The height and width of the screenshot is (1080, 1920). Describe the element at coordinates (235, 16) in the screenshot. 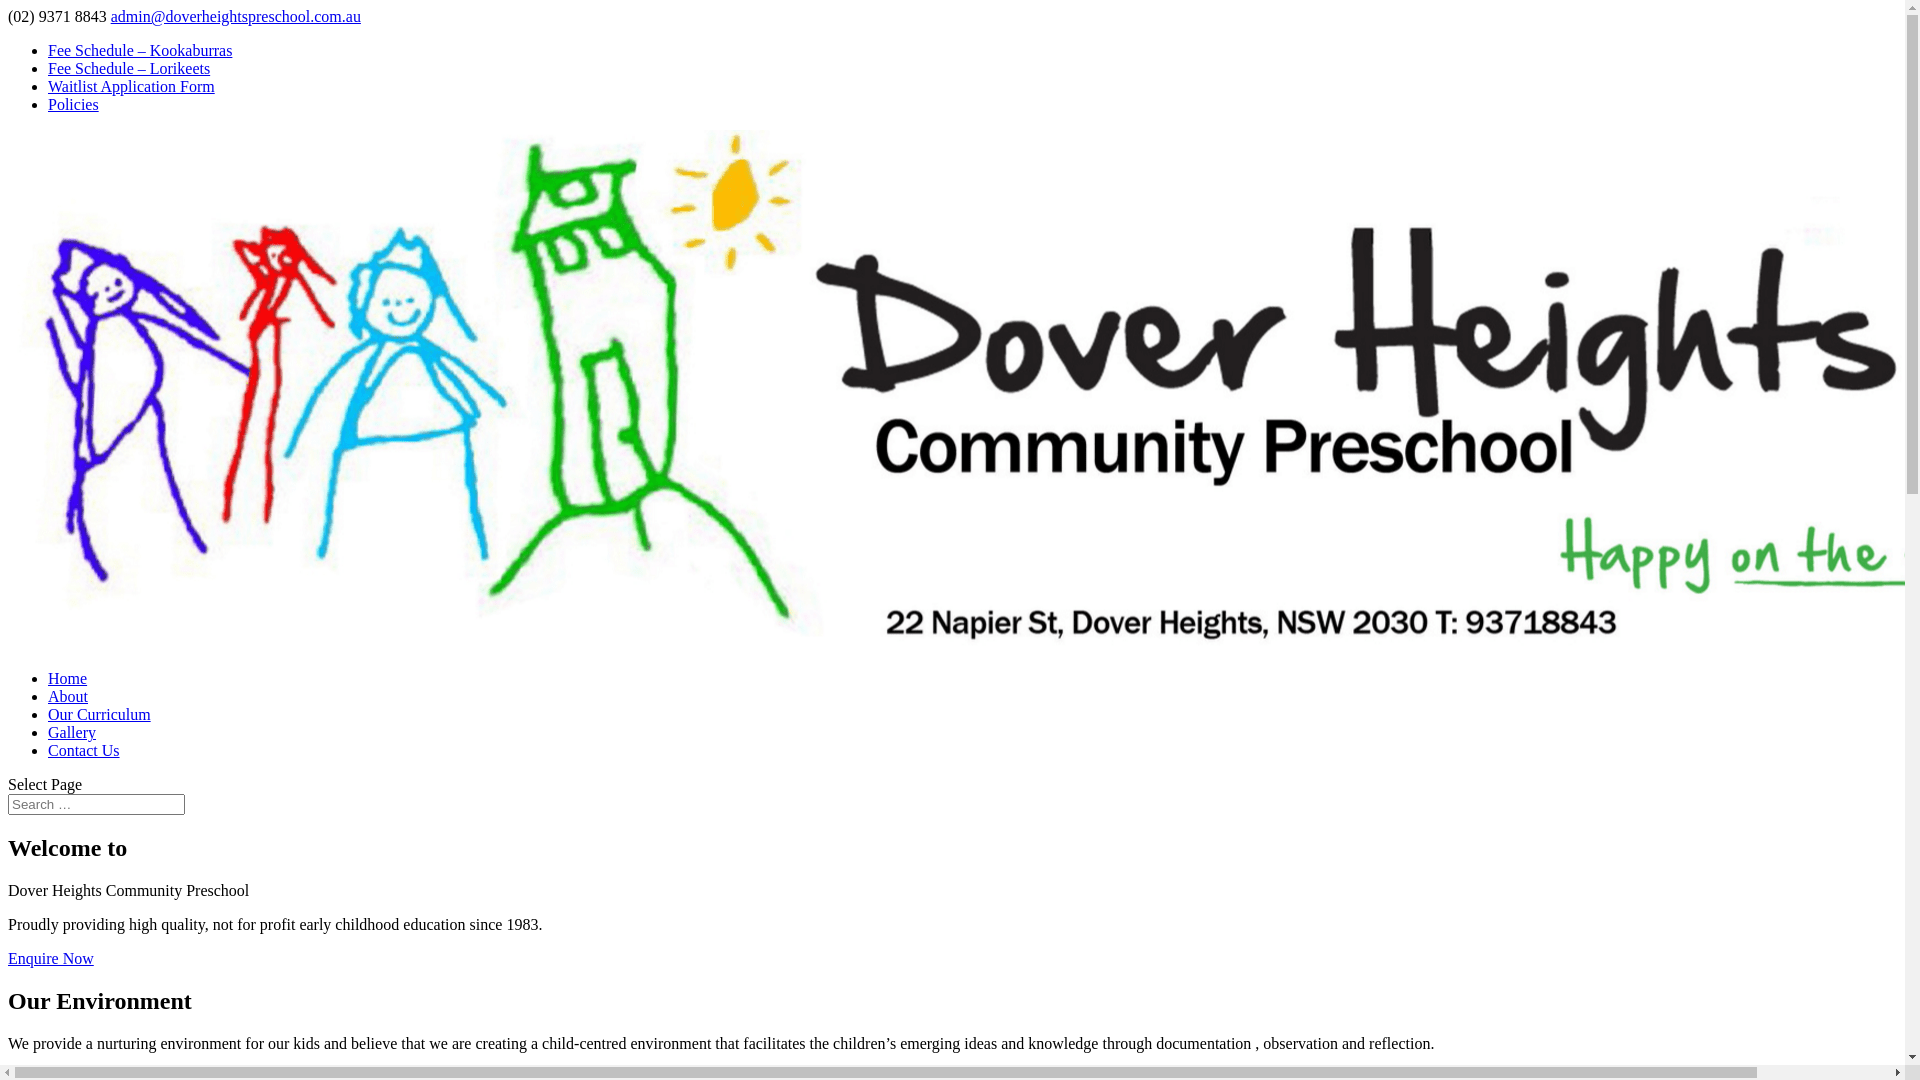

I see `'admin@doverheightspreschool.com.au'` at that location.